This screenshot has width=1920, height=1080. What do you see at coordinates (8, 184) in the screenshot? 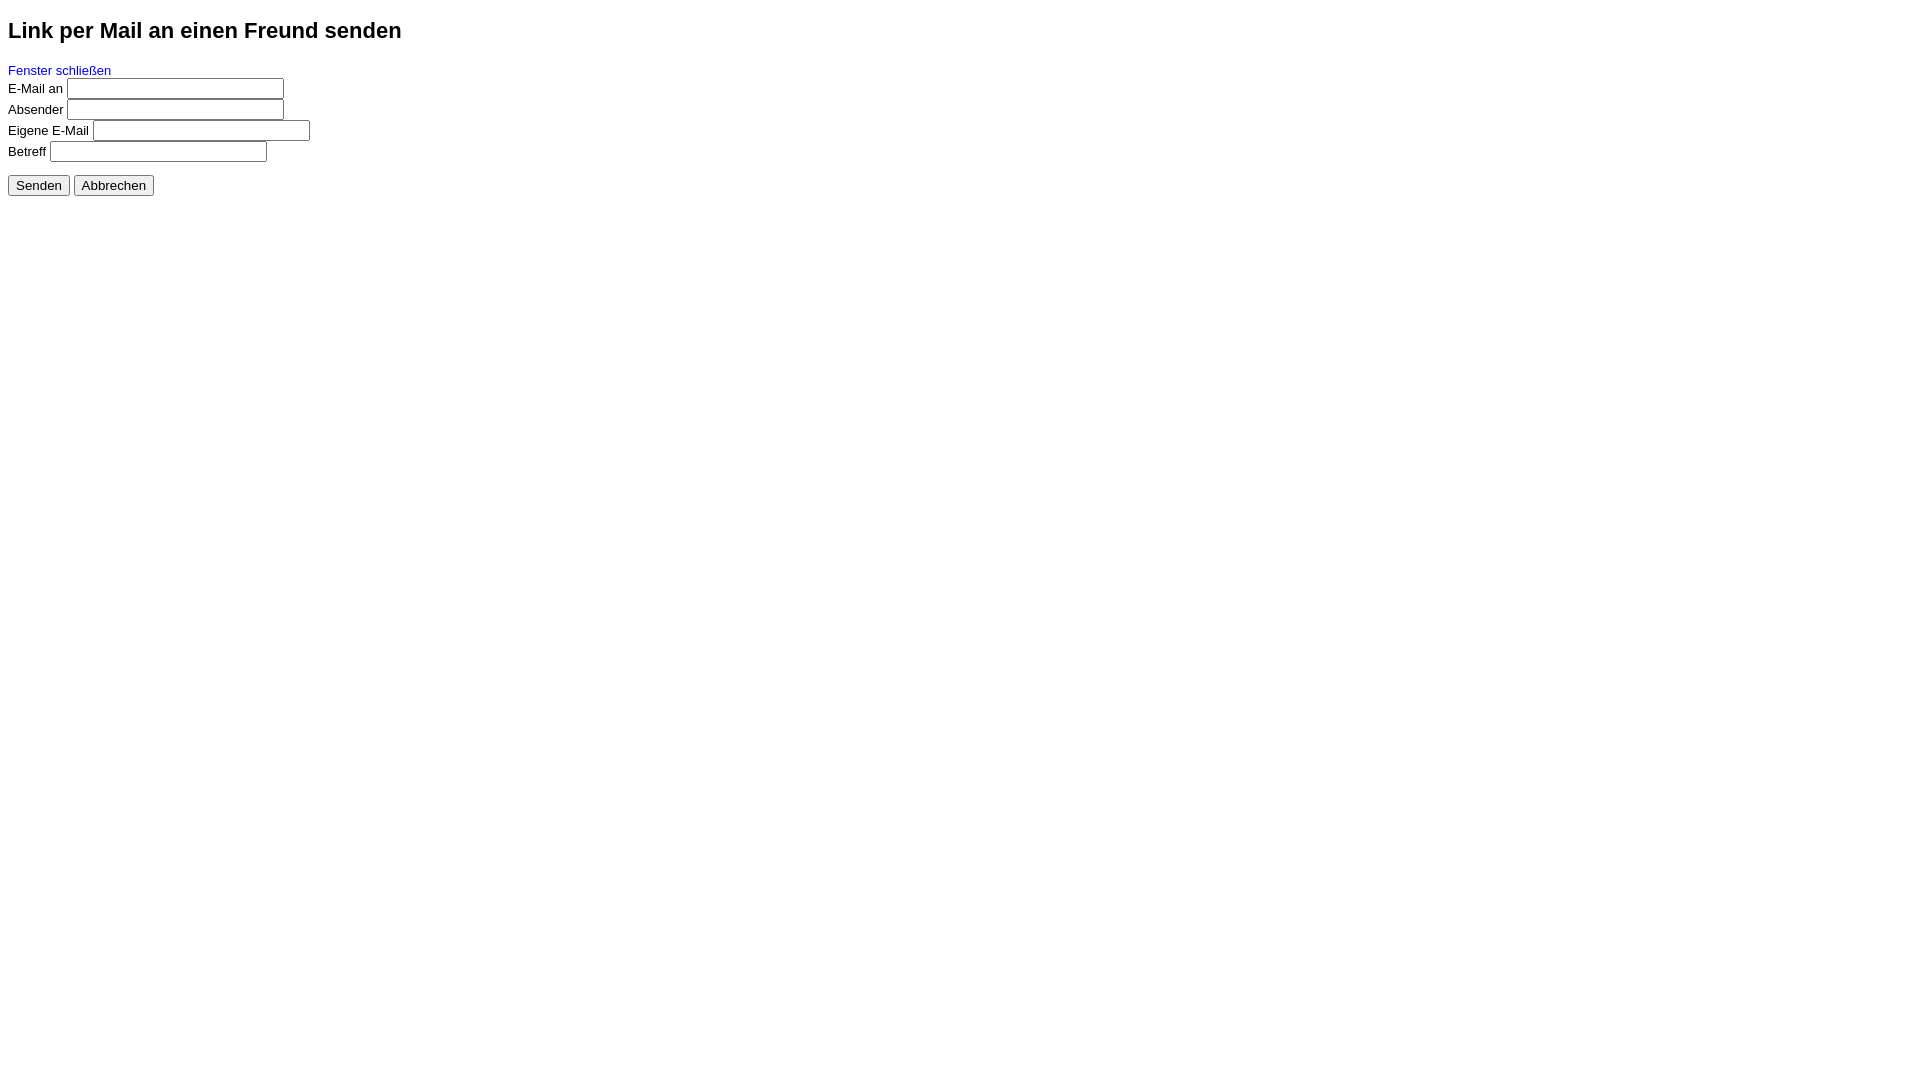
I see `'Senden'` at bounding box center [8, 184].